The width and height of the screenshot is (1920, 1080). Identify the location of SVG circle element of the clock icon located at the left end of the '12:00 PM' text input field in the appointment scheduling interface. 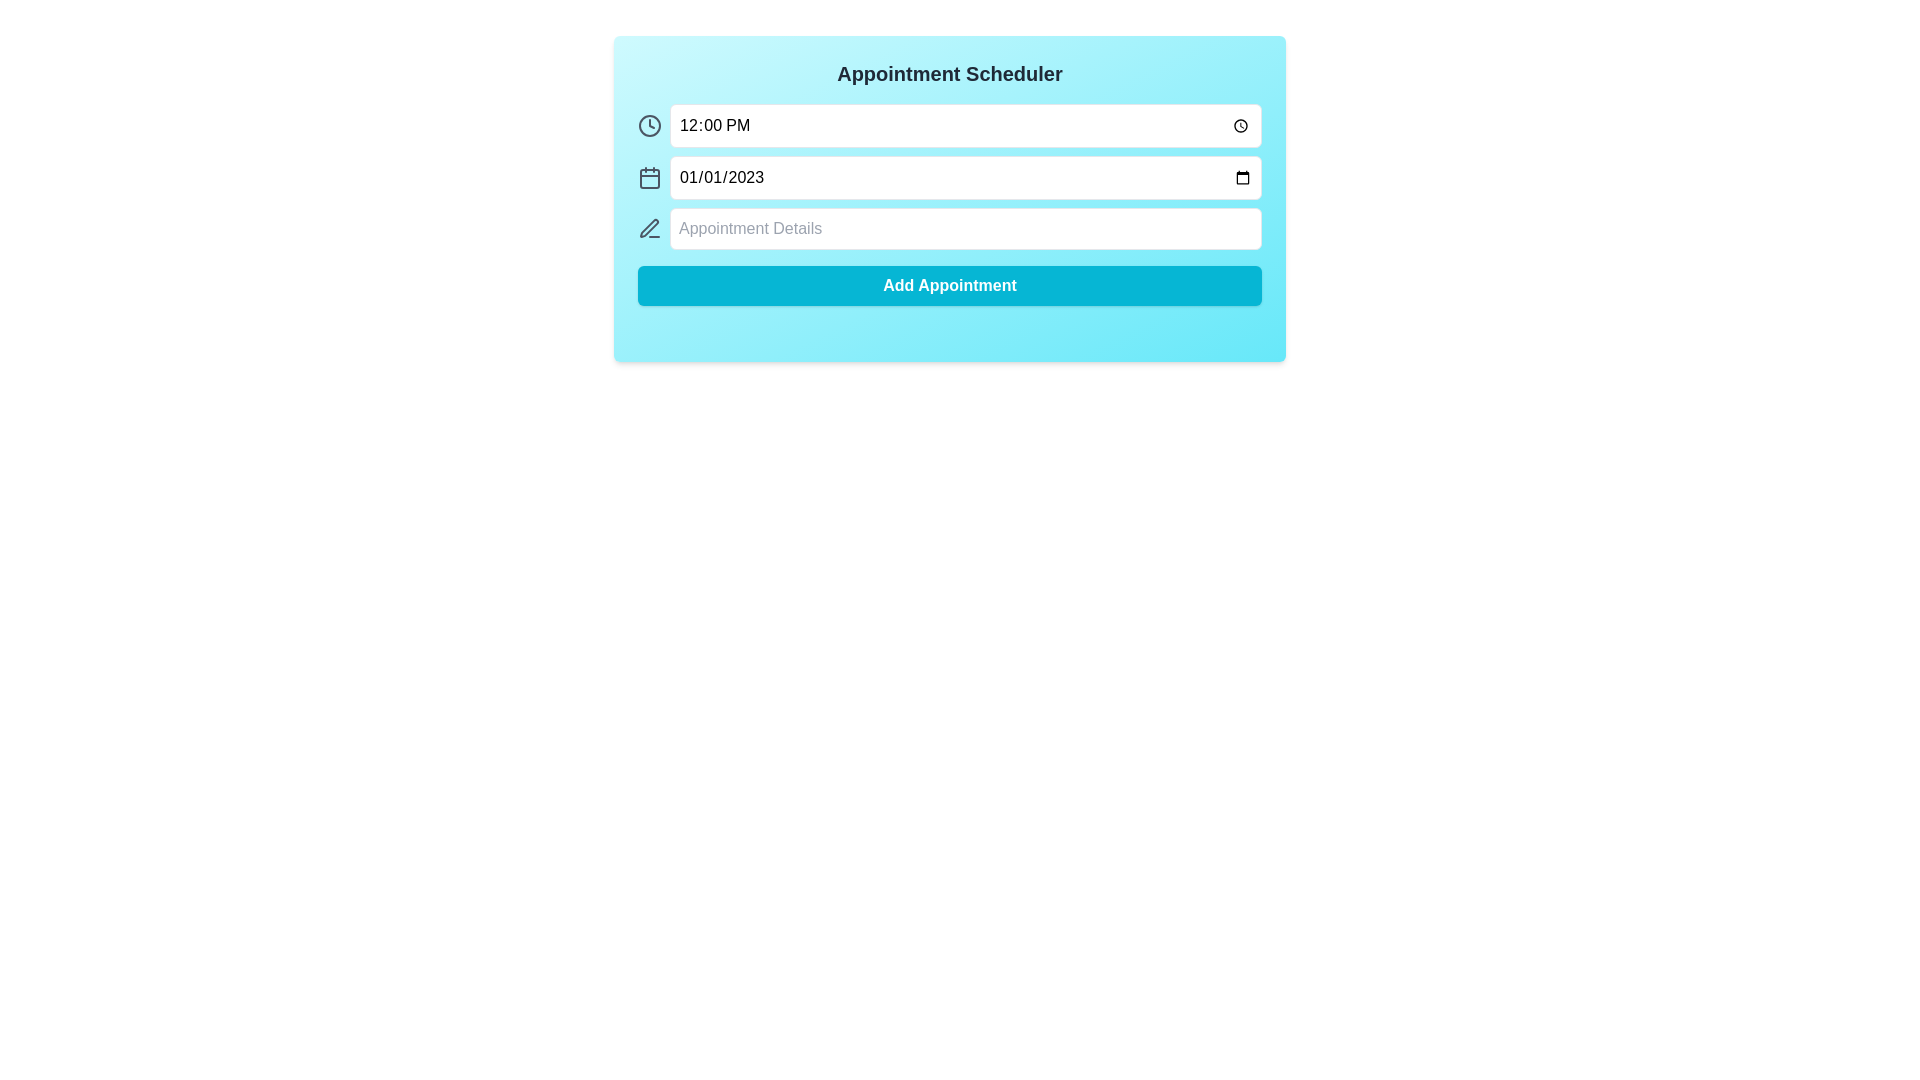
(649, 126).